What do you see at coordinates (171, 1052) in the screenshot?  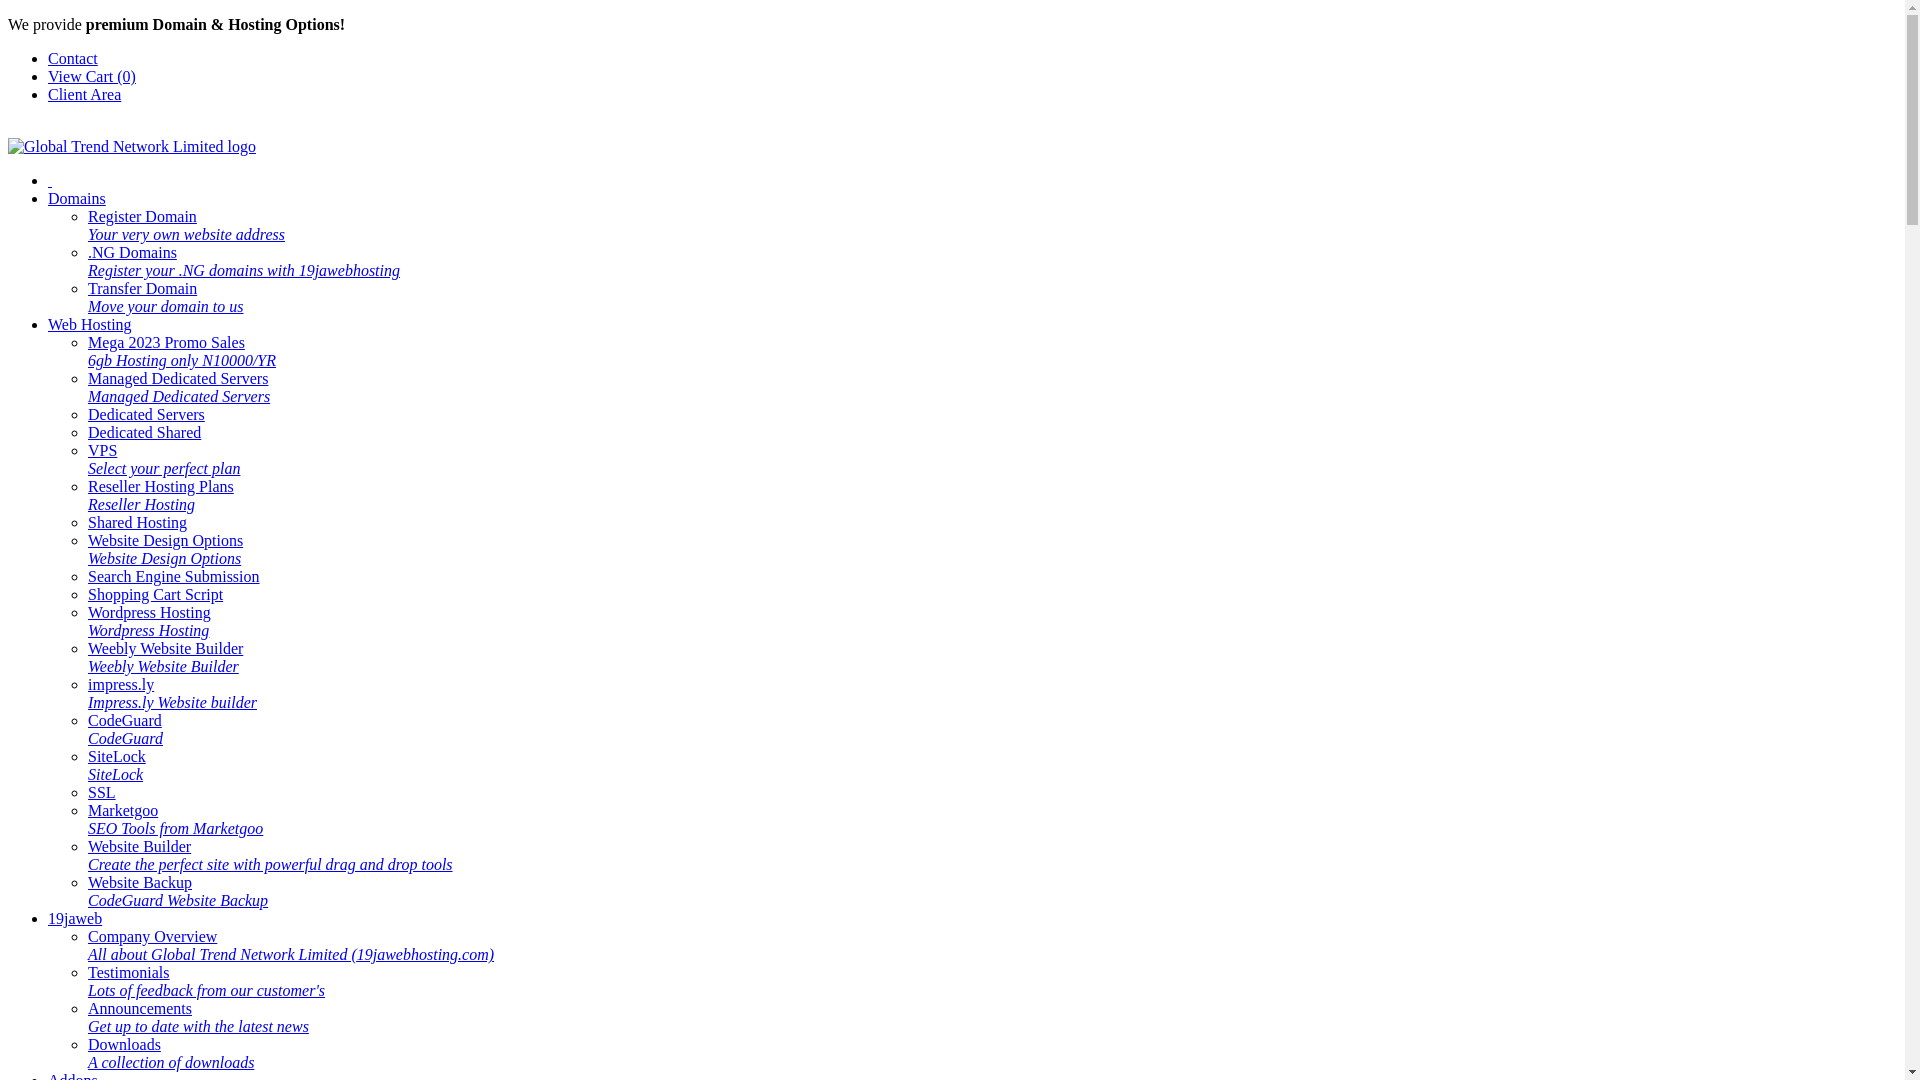 I see `'Downloads` at bounding box center [171, 1052].